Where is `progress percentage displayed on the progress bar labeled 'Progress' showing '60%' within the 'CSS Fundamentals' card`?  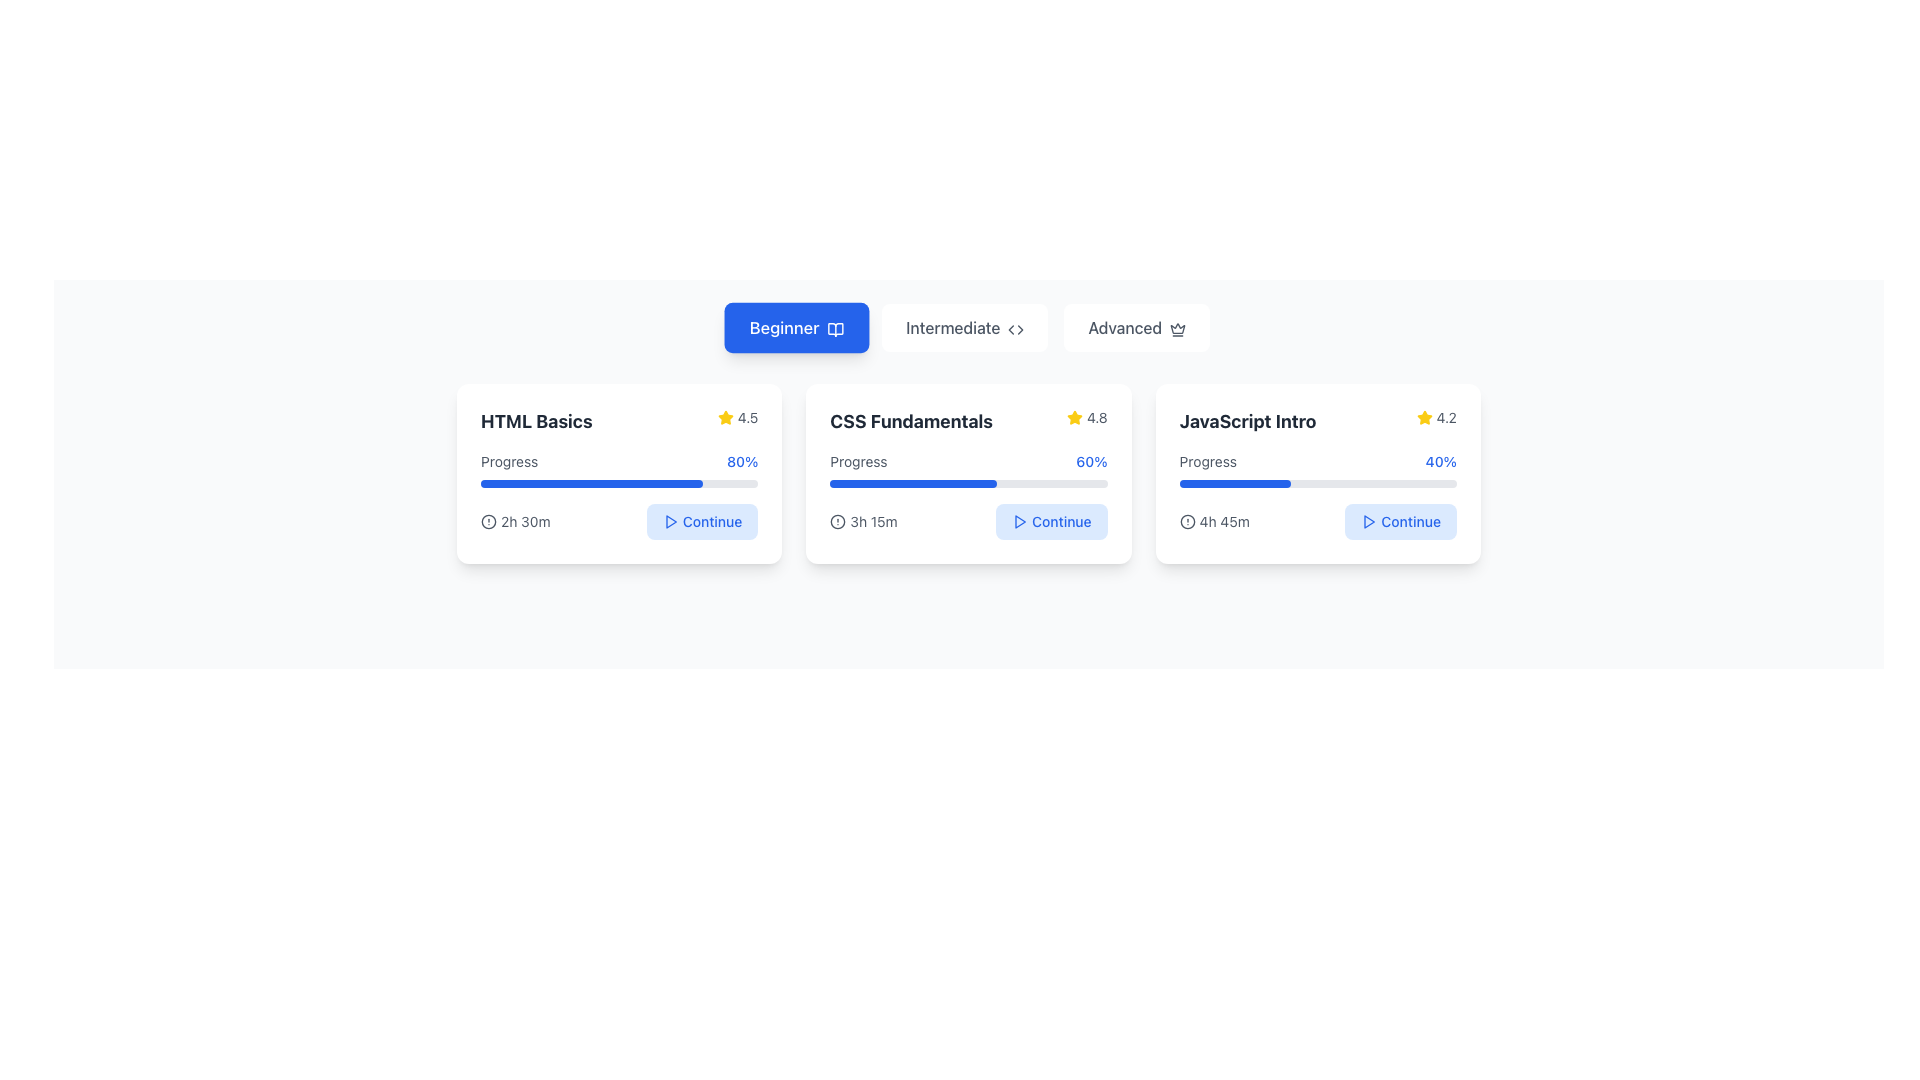 progress percentage displayed on the progress bar labeled 'Progress' showing '60%' within the 'CSS Fundamentals' card is located at coordinates (969, 470).